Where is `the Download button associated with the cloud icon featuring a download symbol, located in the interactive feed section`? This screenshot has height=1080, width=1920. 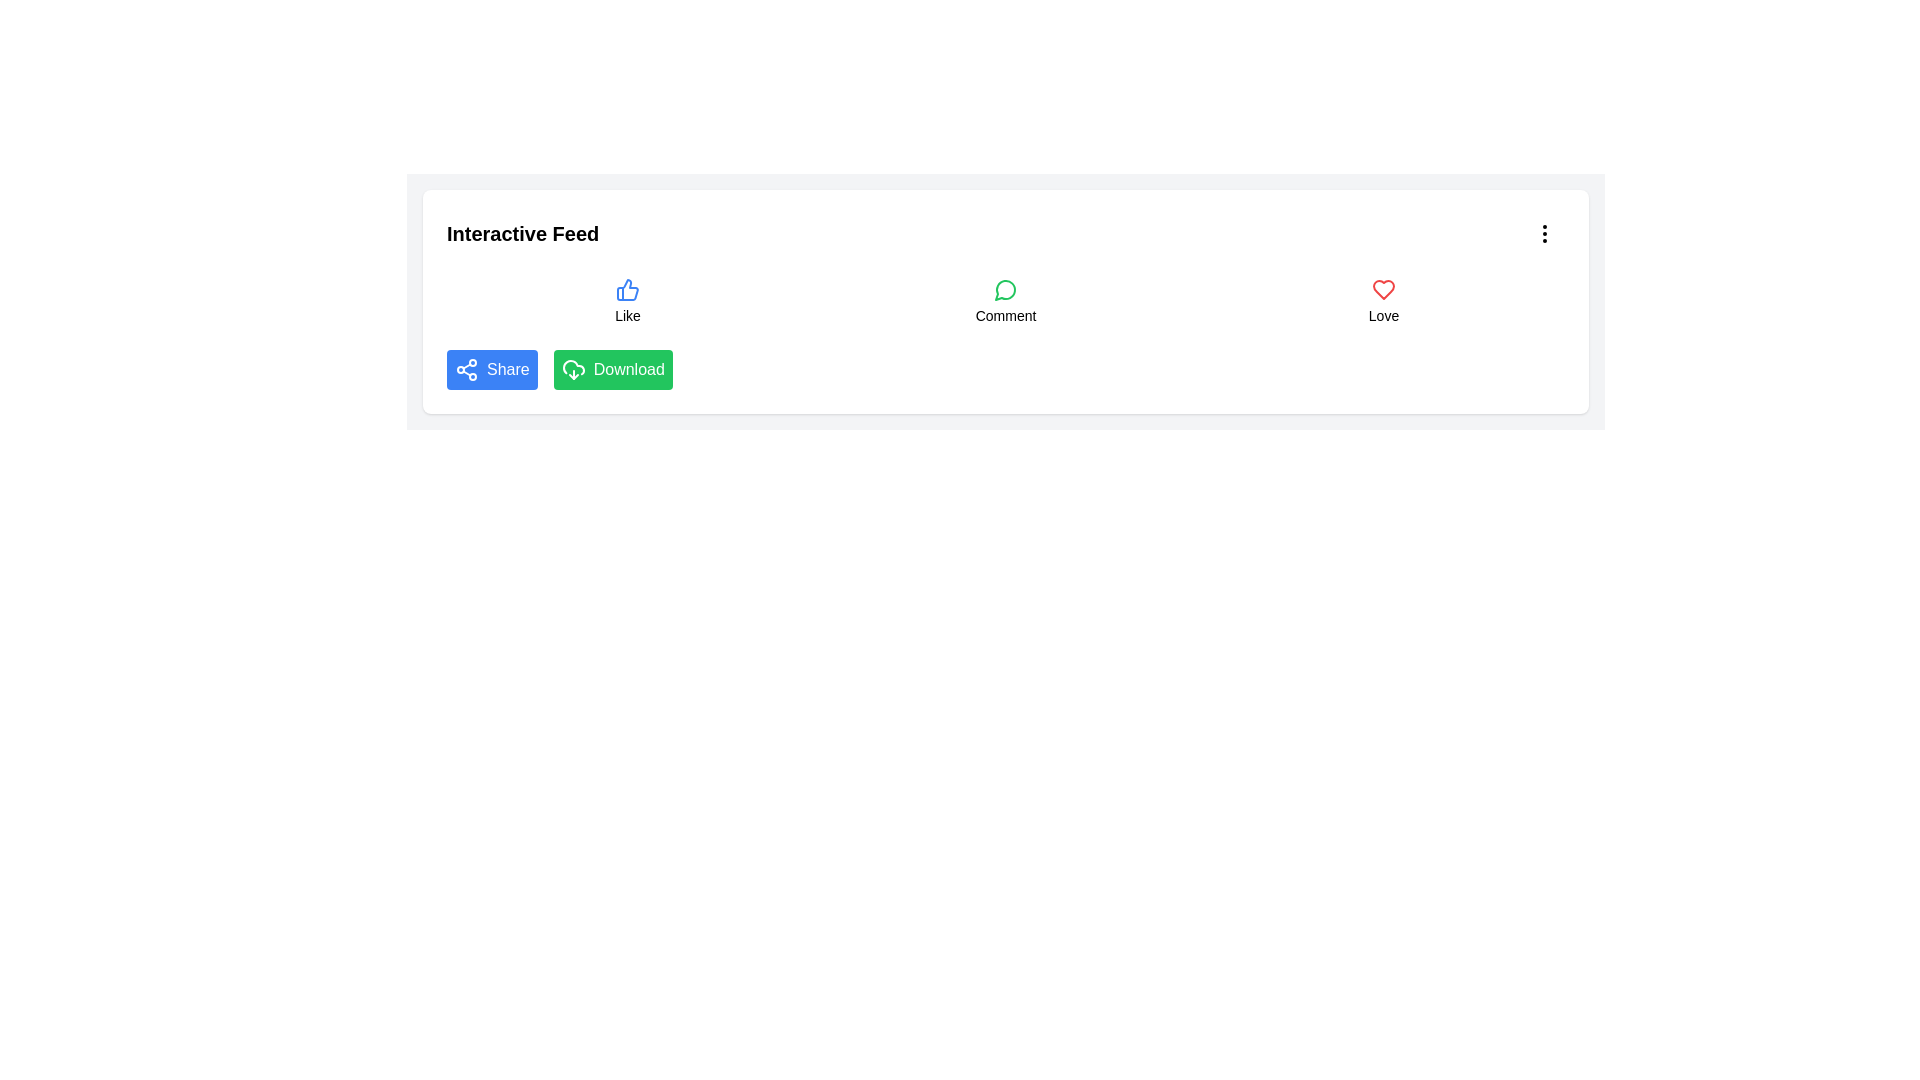
the Download button associated with the cloud icon featuring a download symbol, located in the interactive feed section is located at coordinates (572, 367).